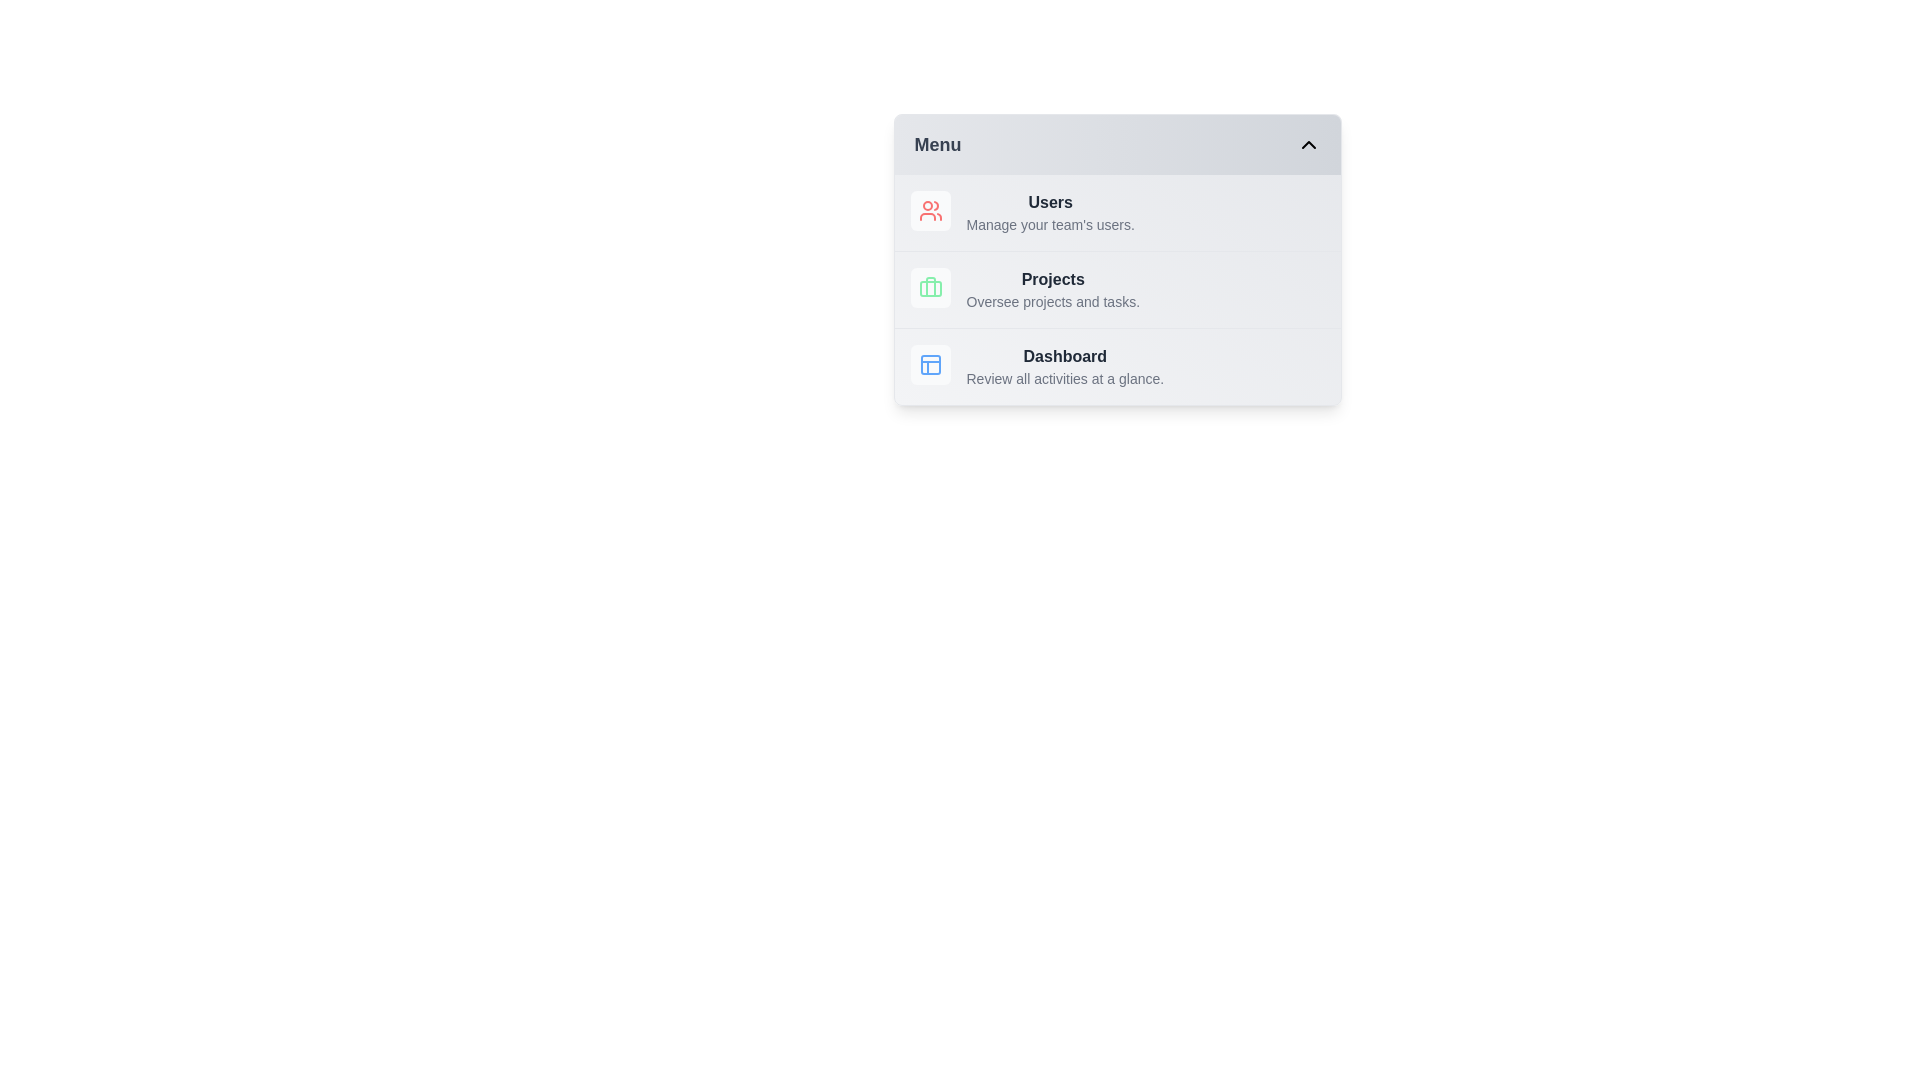 The height and width of the screenshot is (1080, 1920). What do you see at coordinates (929, 211) in the screenshot?
I see `the menu icon for Users` at bounding box center [929, 211].